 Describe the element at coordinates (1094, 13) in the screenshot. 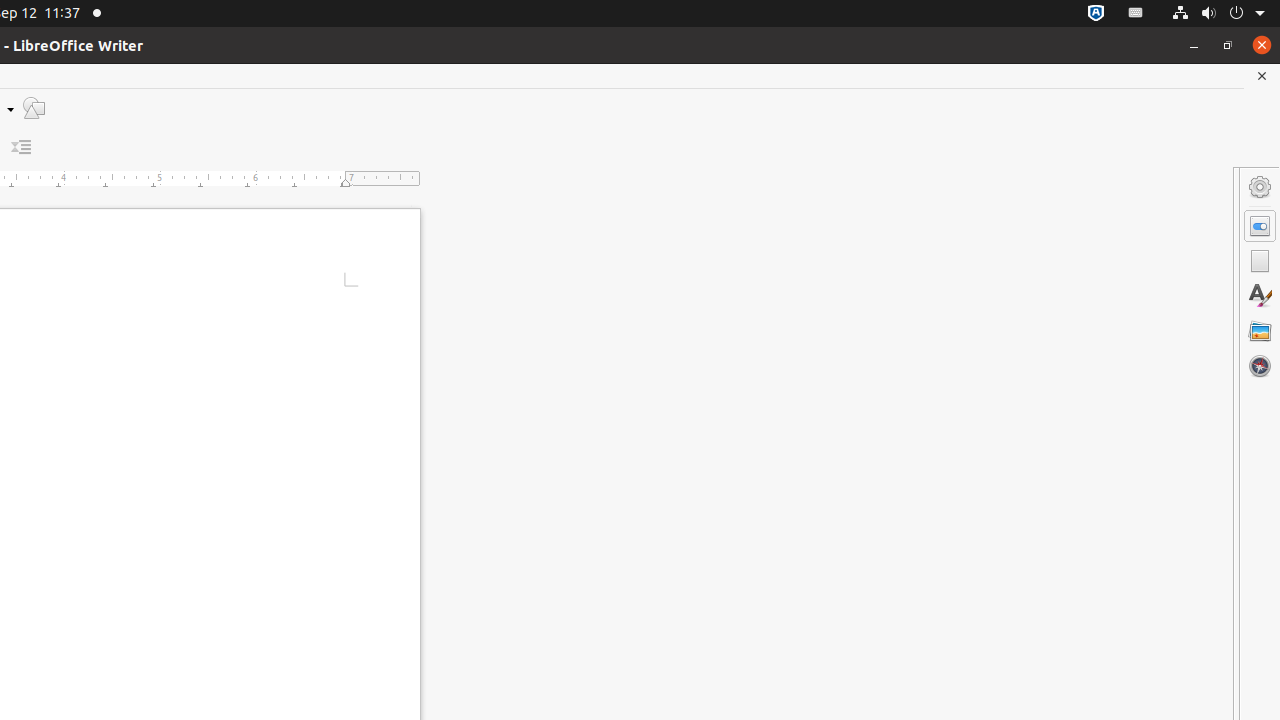

I see `':1.72/StatusNotifierItem'` at that location.